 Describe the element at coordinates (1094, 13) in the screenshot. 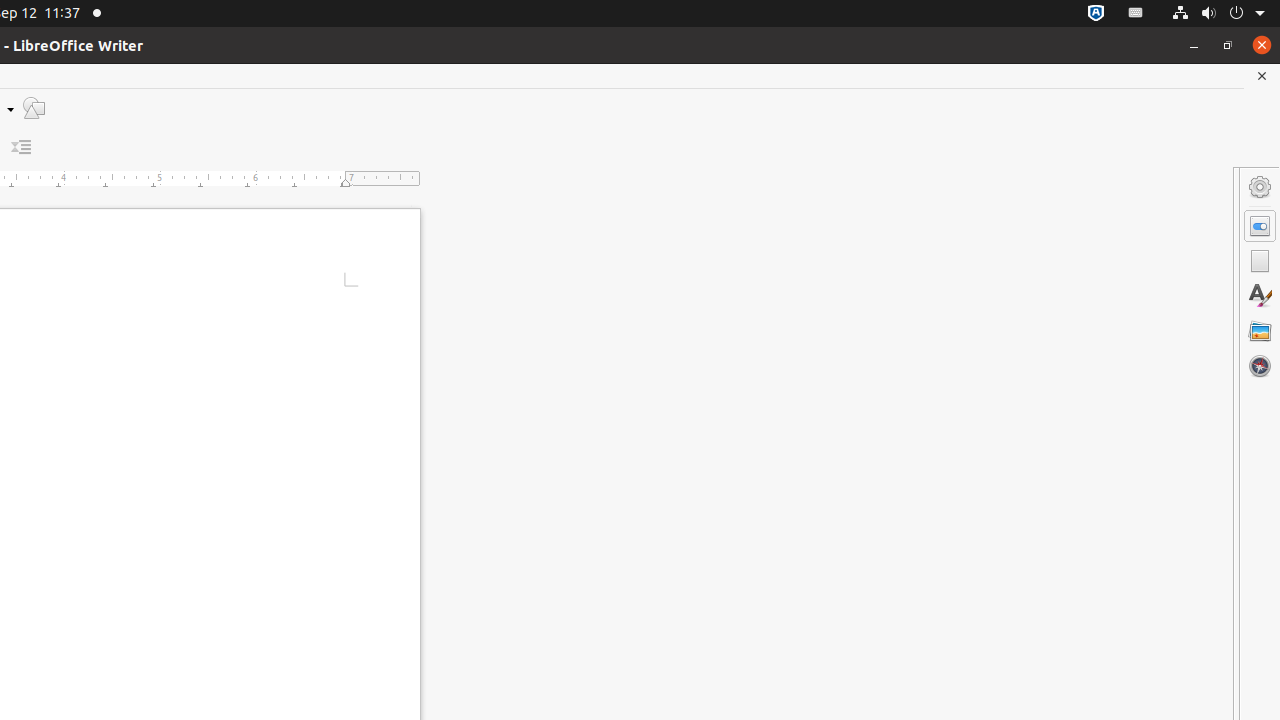

I see `':1.72/StatusNotifierItem'` at that location.